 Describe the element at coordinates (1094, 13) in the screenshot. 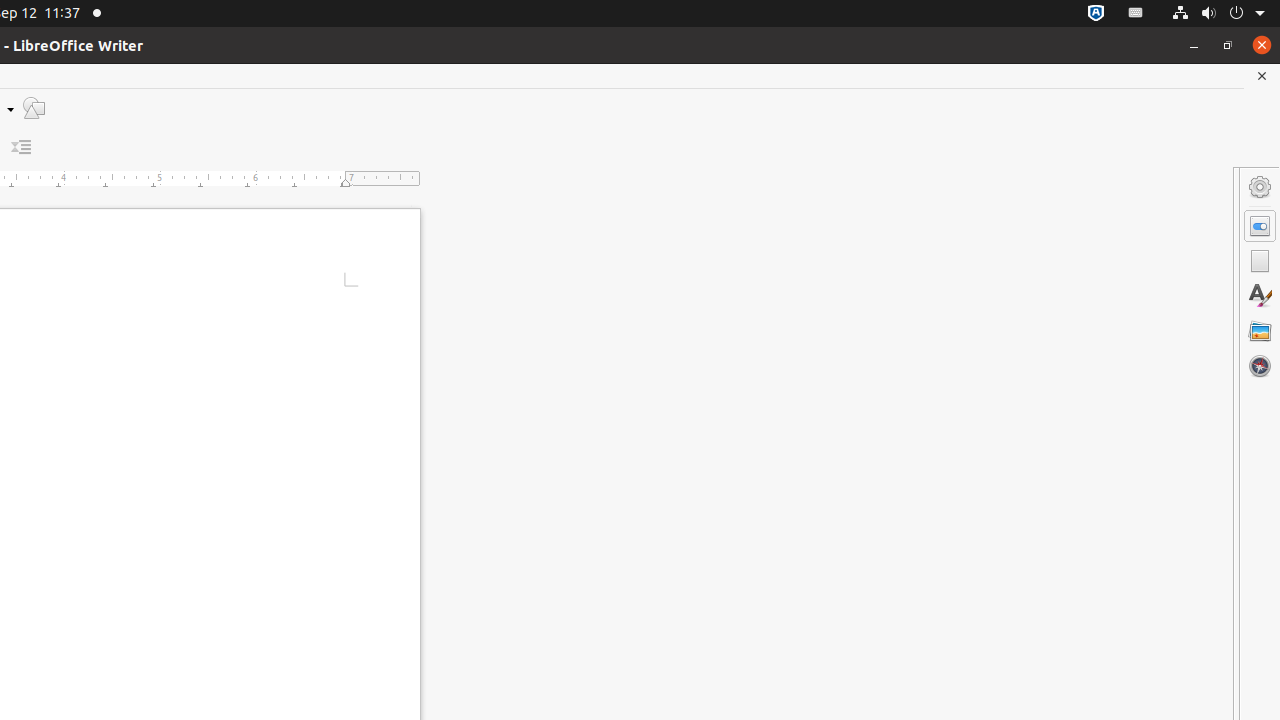

I see `':1.72/StatusNotifierItem'` at that location.